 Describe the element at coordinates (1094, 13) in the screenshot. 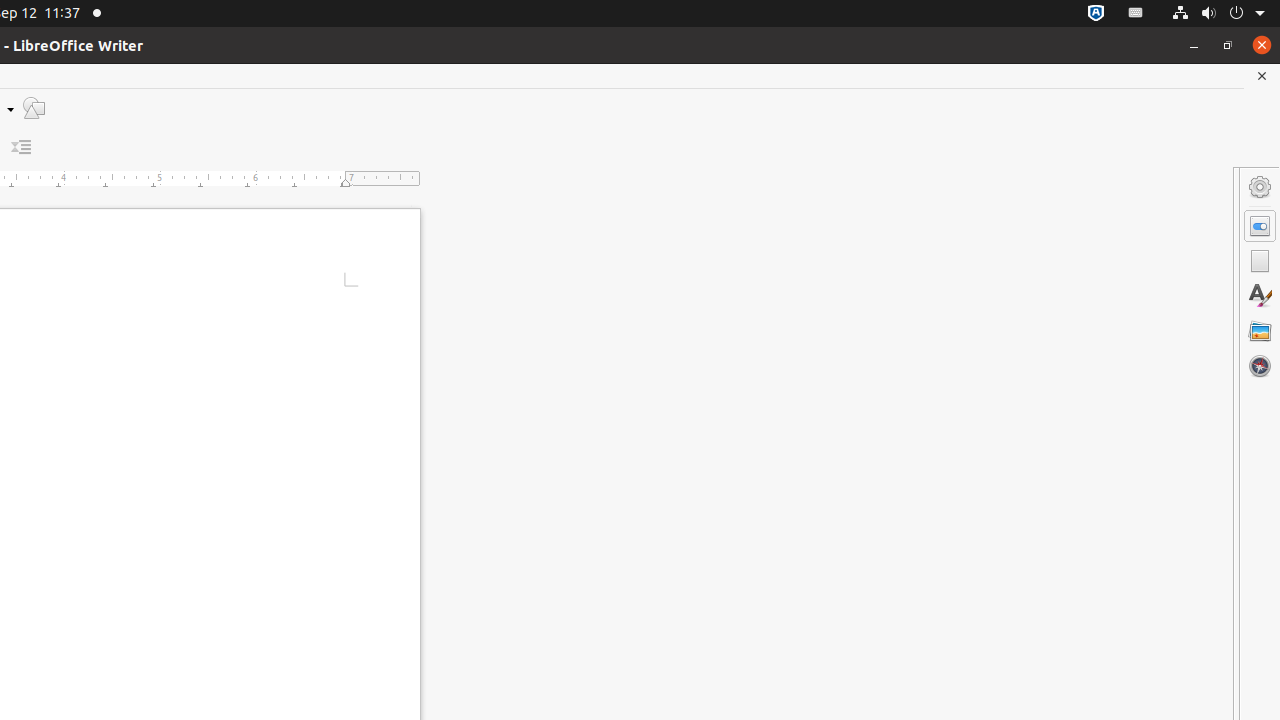

I see `':1.72/StatusNotifierItem'` at that location.